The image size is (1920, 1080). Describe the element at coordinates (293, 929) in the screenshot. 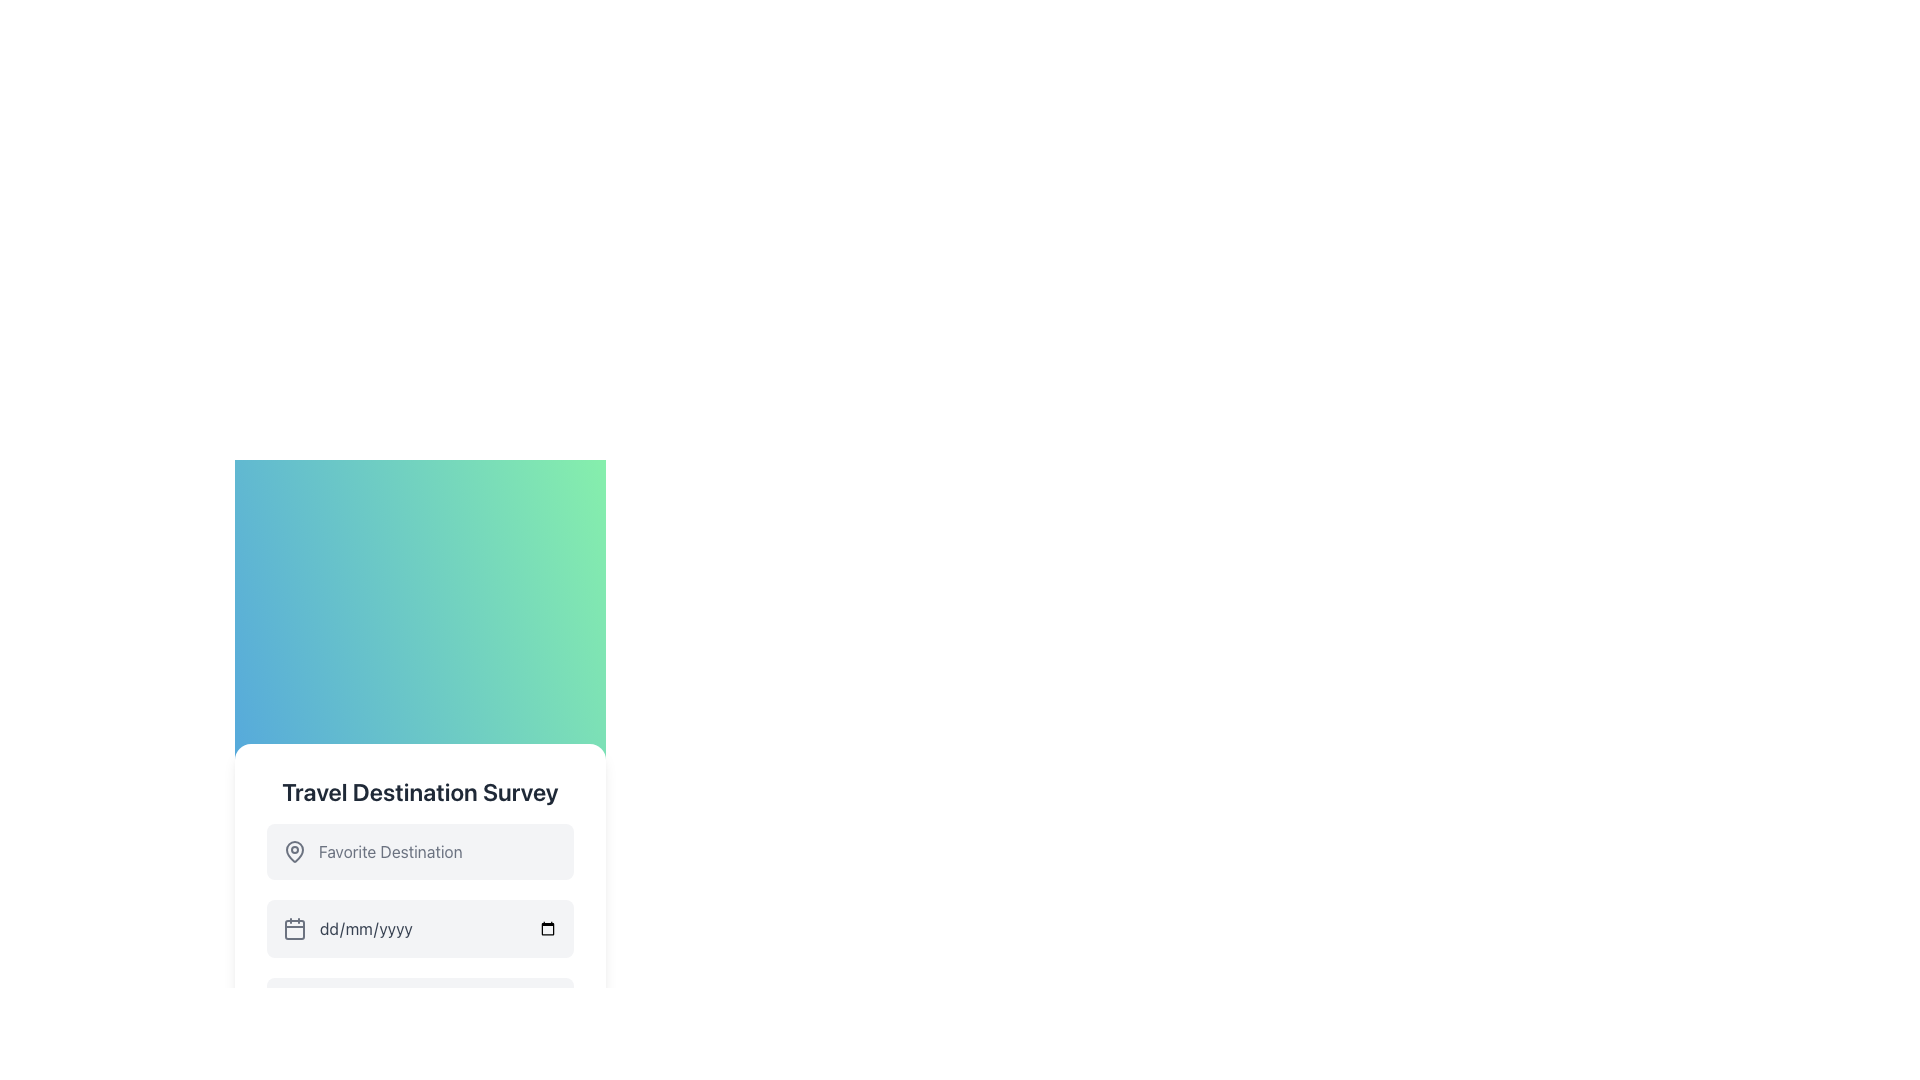

I see `the date input icon located to the left of the input field within the gray rounded box of the Travel Destination Survey form` at that location.